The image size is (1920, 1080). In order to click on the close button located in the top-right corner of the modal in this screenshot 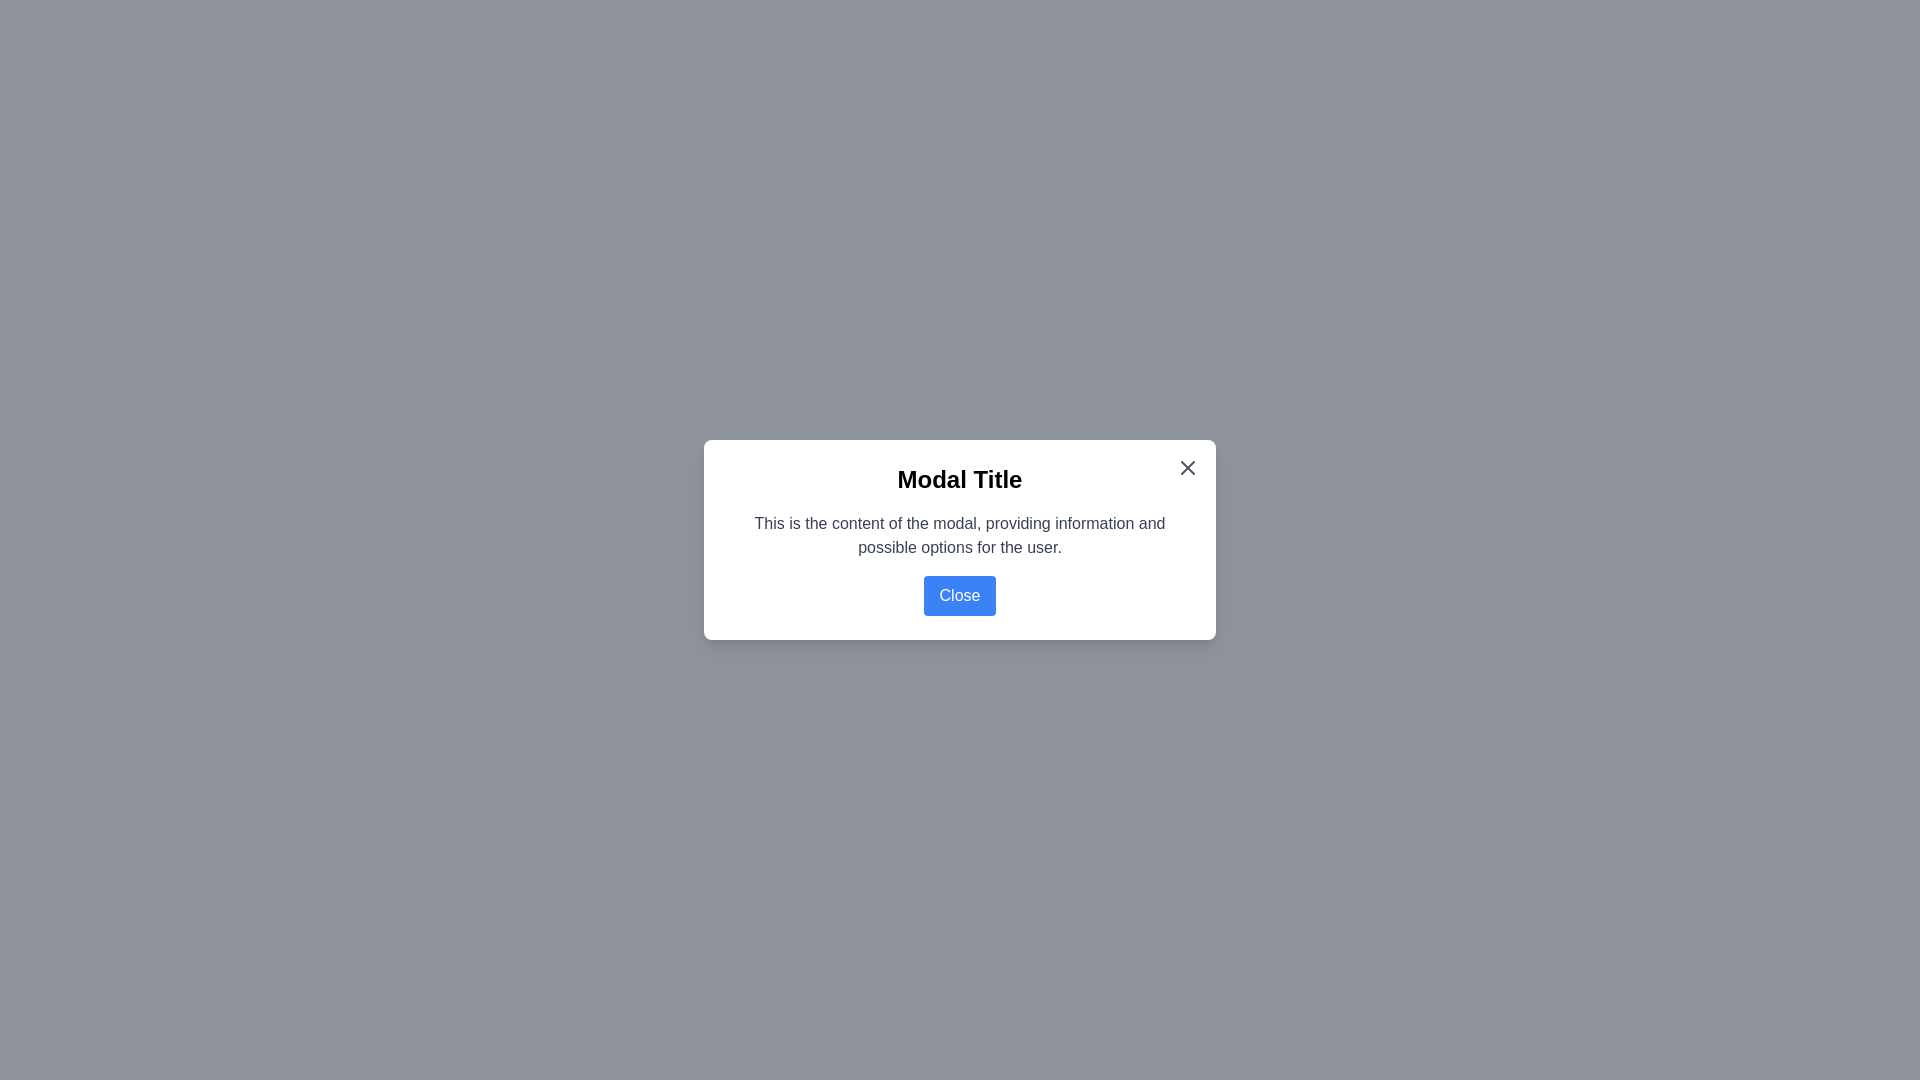, I will do `click(1188, 467)`.